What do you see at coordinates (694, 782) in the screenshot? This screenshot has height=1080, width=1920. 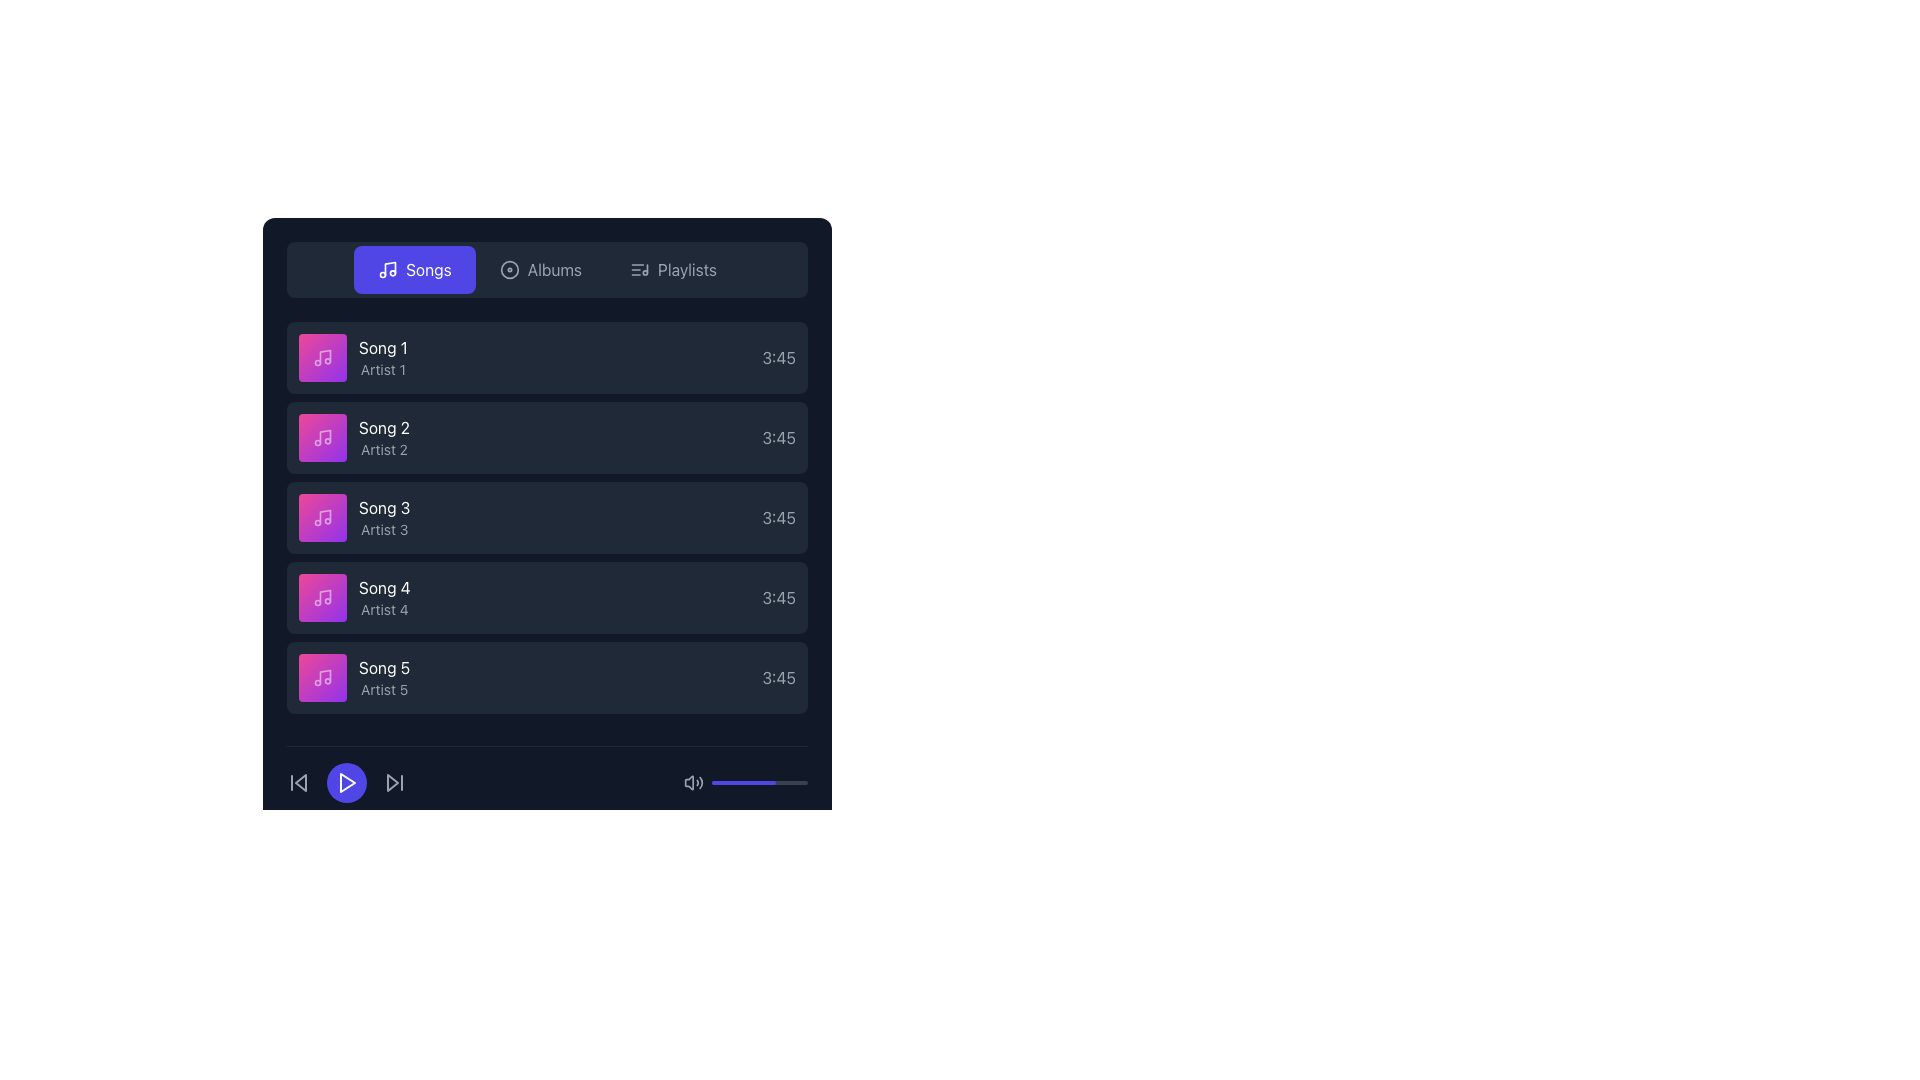 I see `the sound volume icon located at the bottom-right section of the interface to adjust the volume settings` at bounding box center [694, 782].